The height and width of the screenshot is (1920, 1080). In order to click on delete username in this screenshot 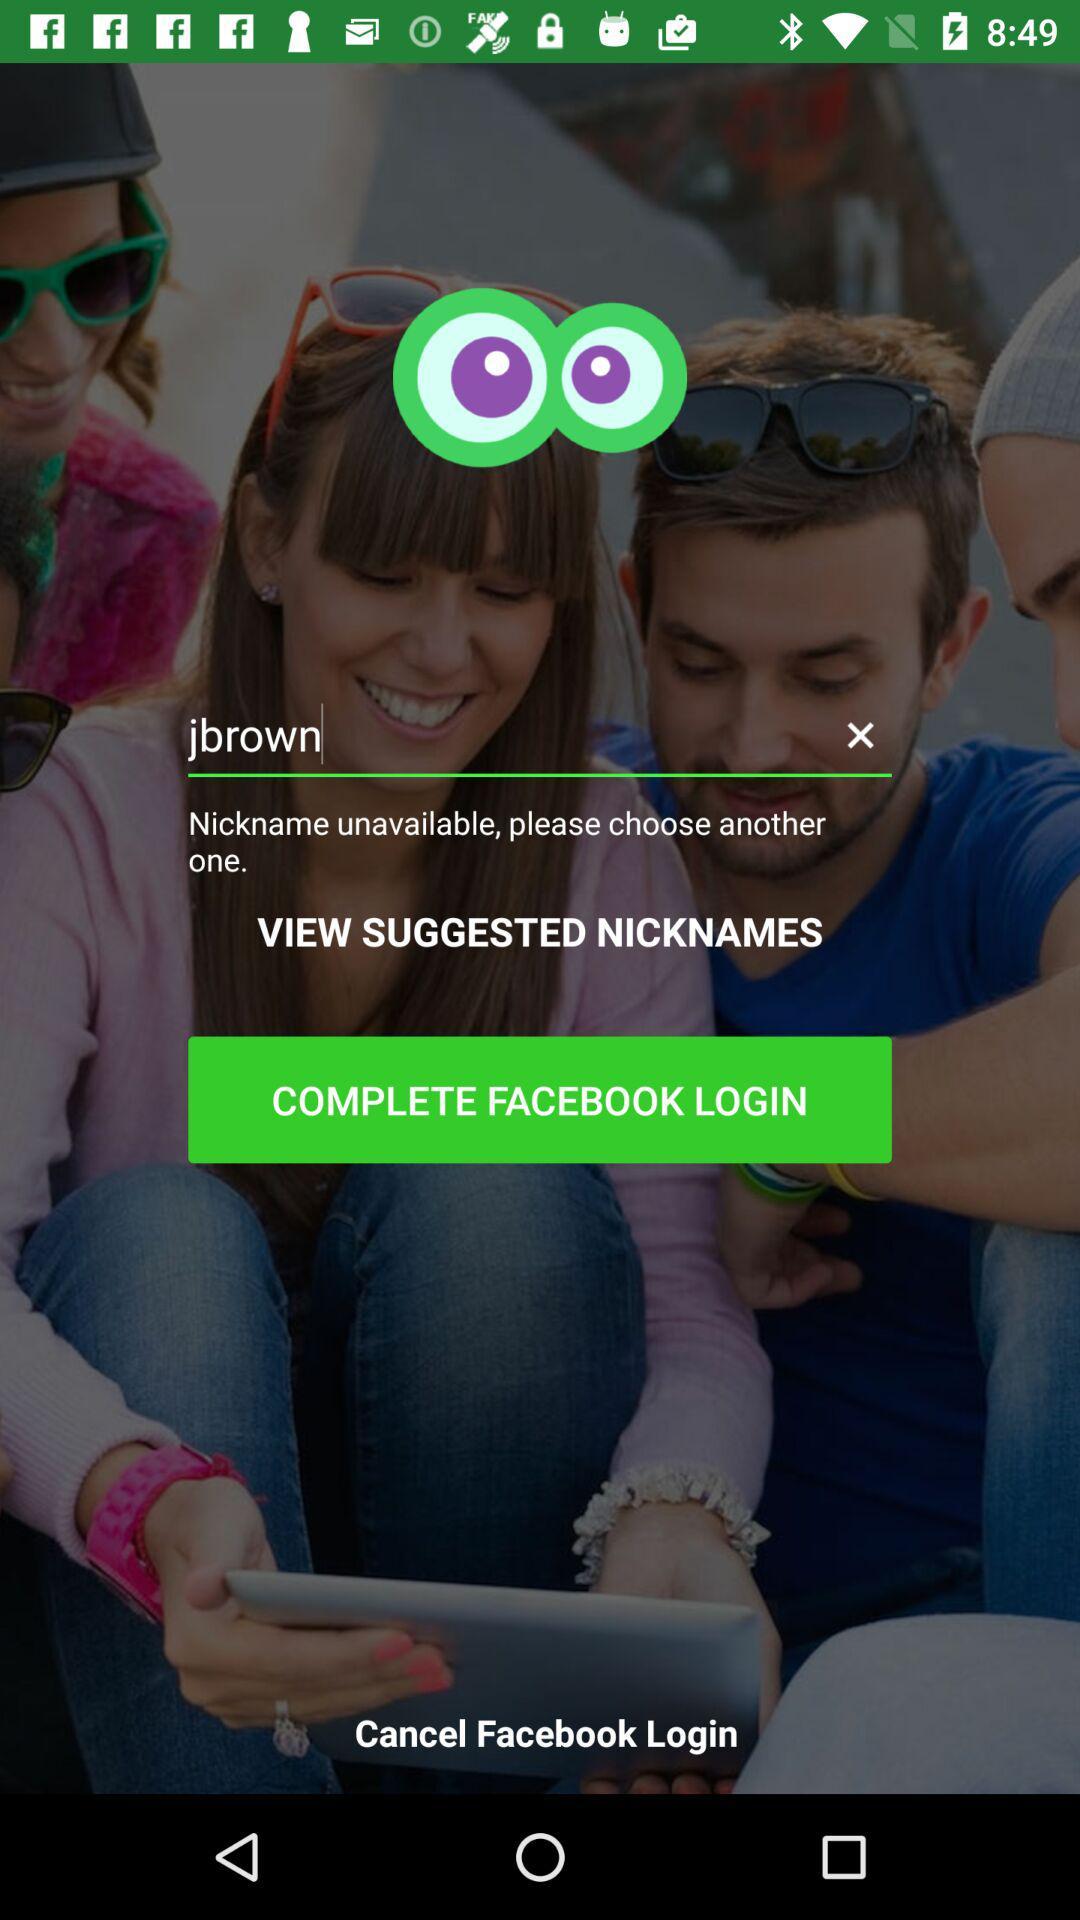, I will do `click(859, 733)`.